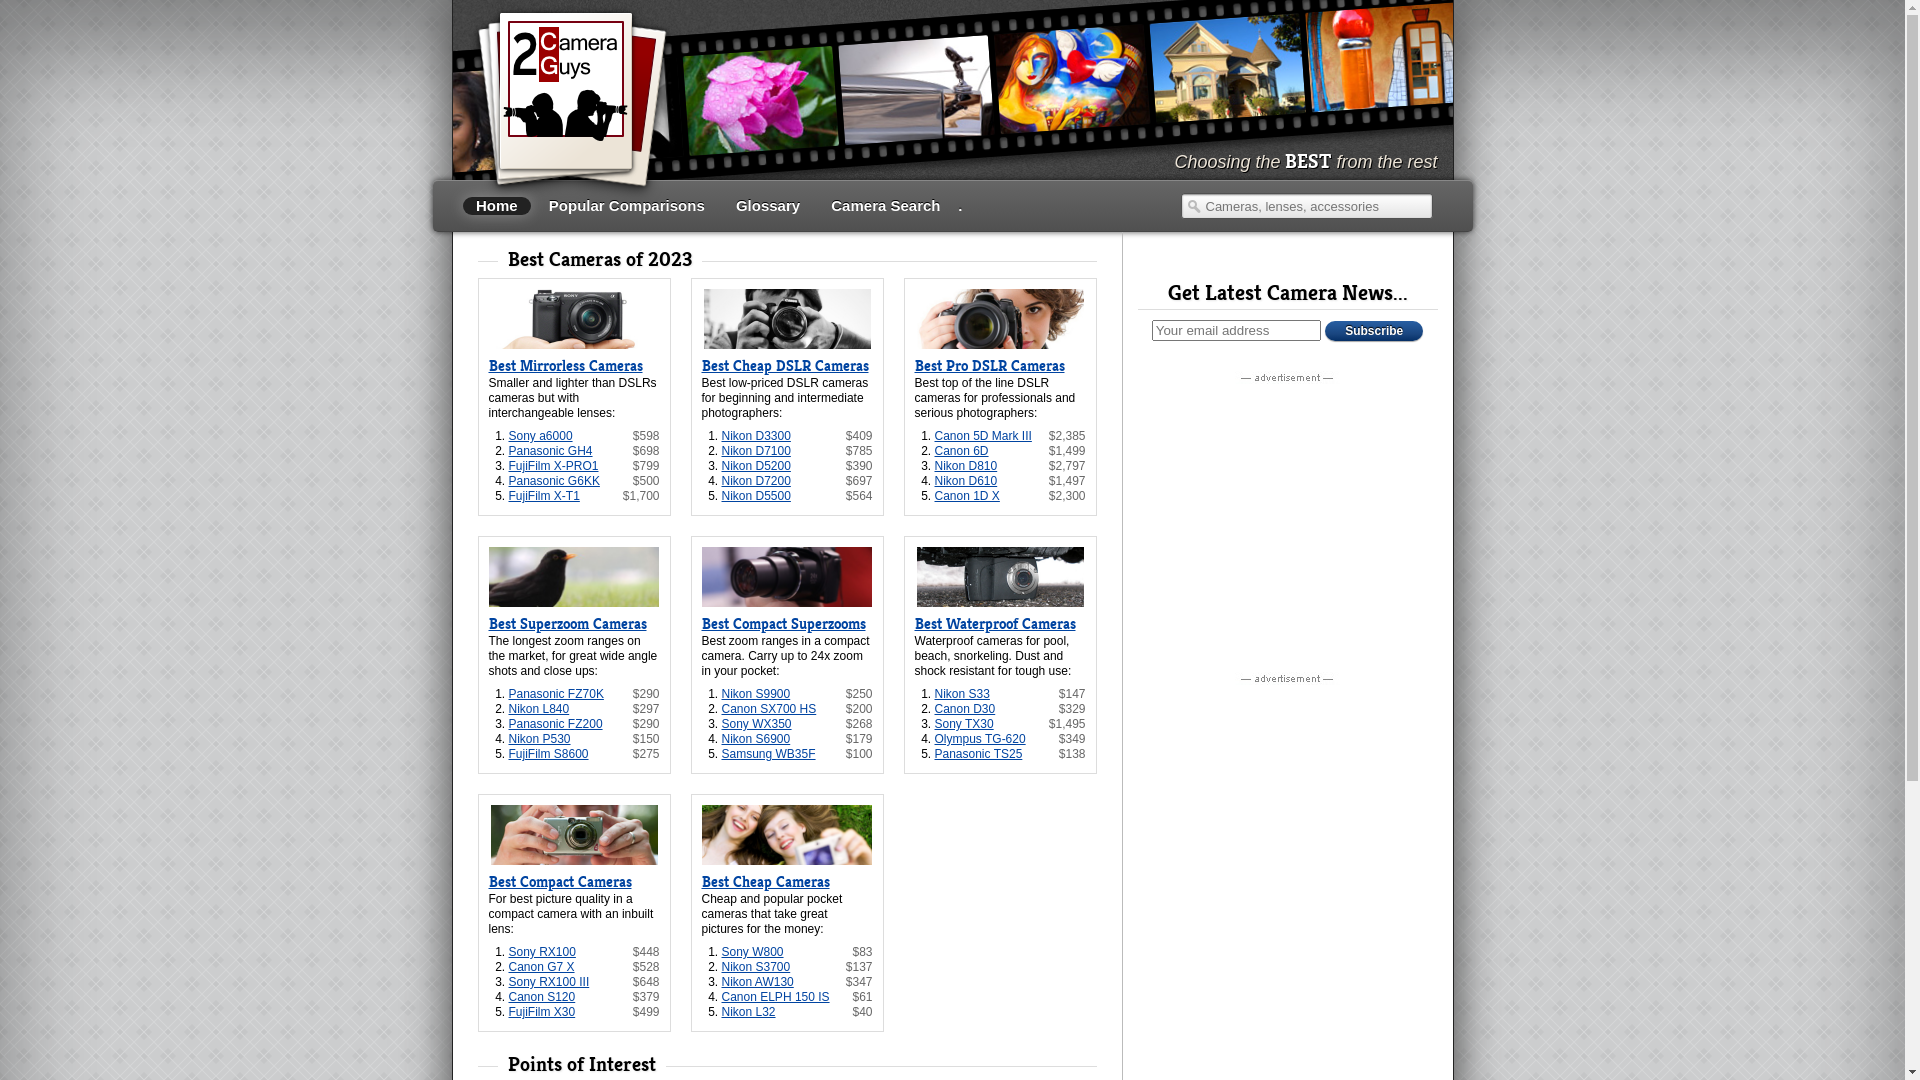  I want to click on 'Best Waterproof Cameras 2023', so click(999, 577).